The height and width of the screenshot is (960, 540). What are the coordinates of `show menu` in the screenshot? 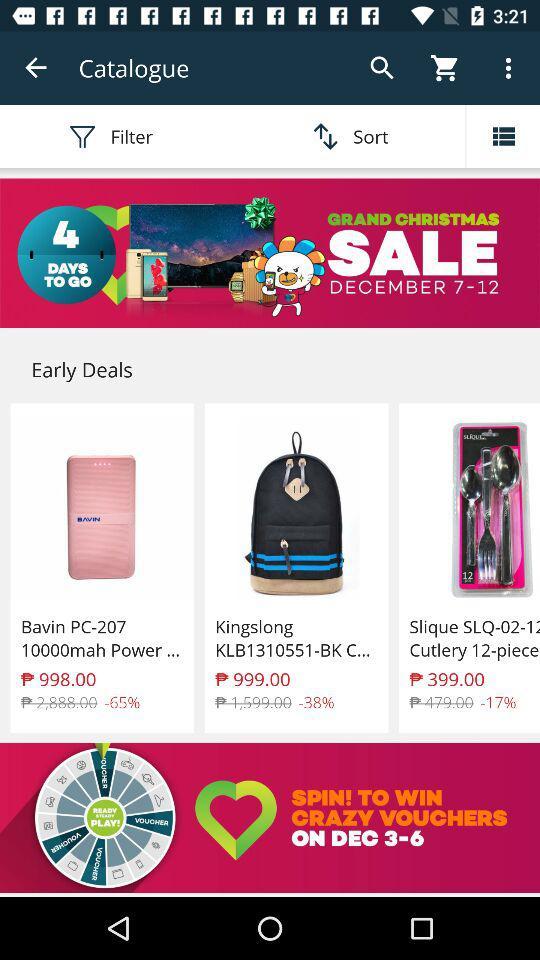 It's located at (502, 135).